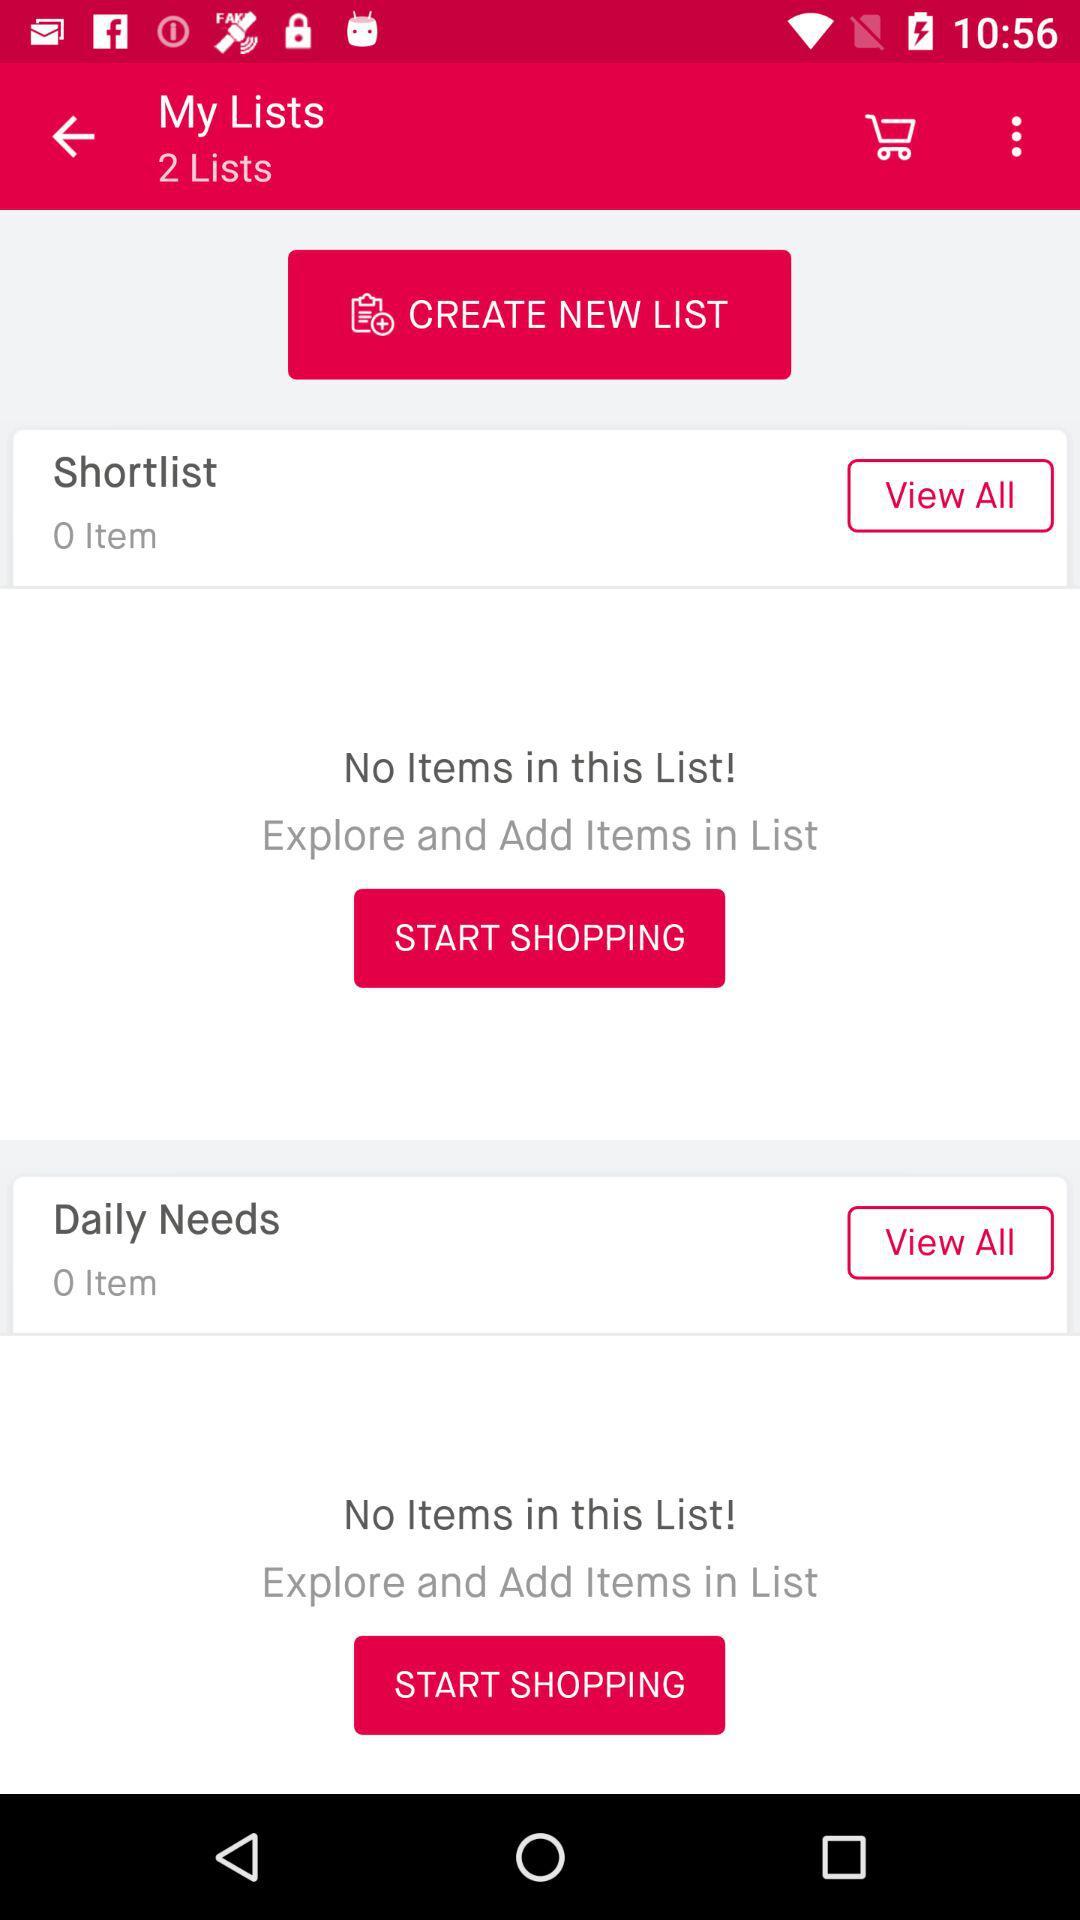 This screenshot has height=1920, width=1080. I want to click on the create new list, so click(538, 313).